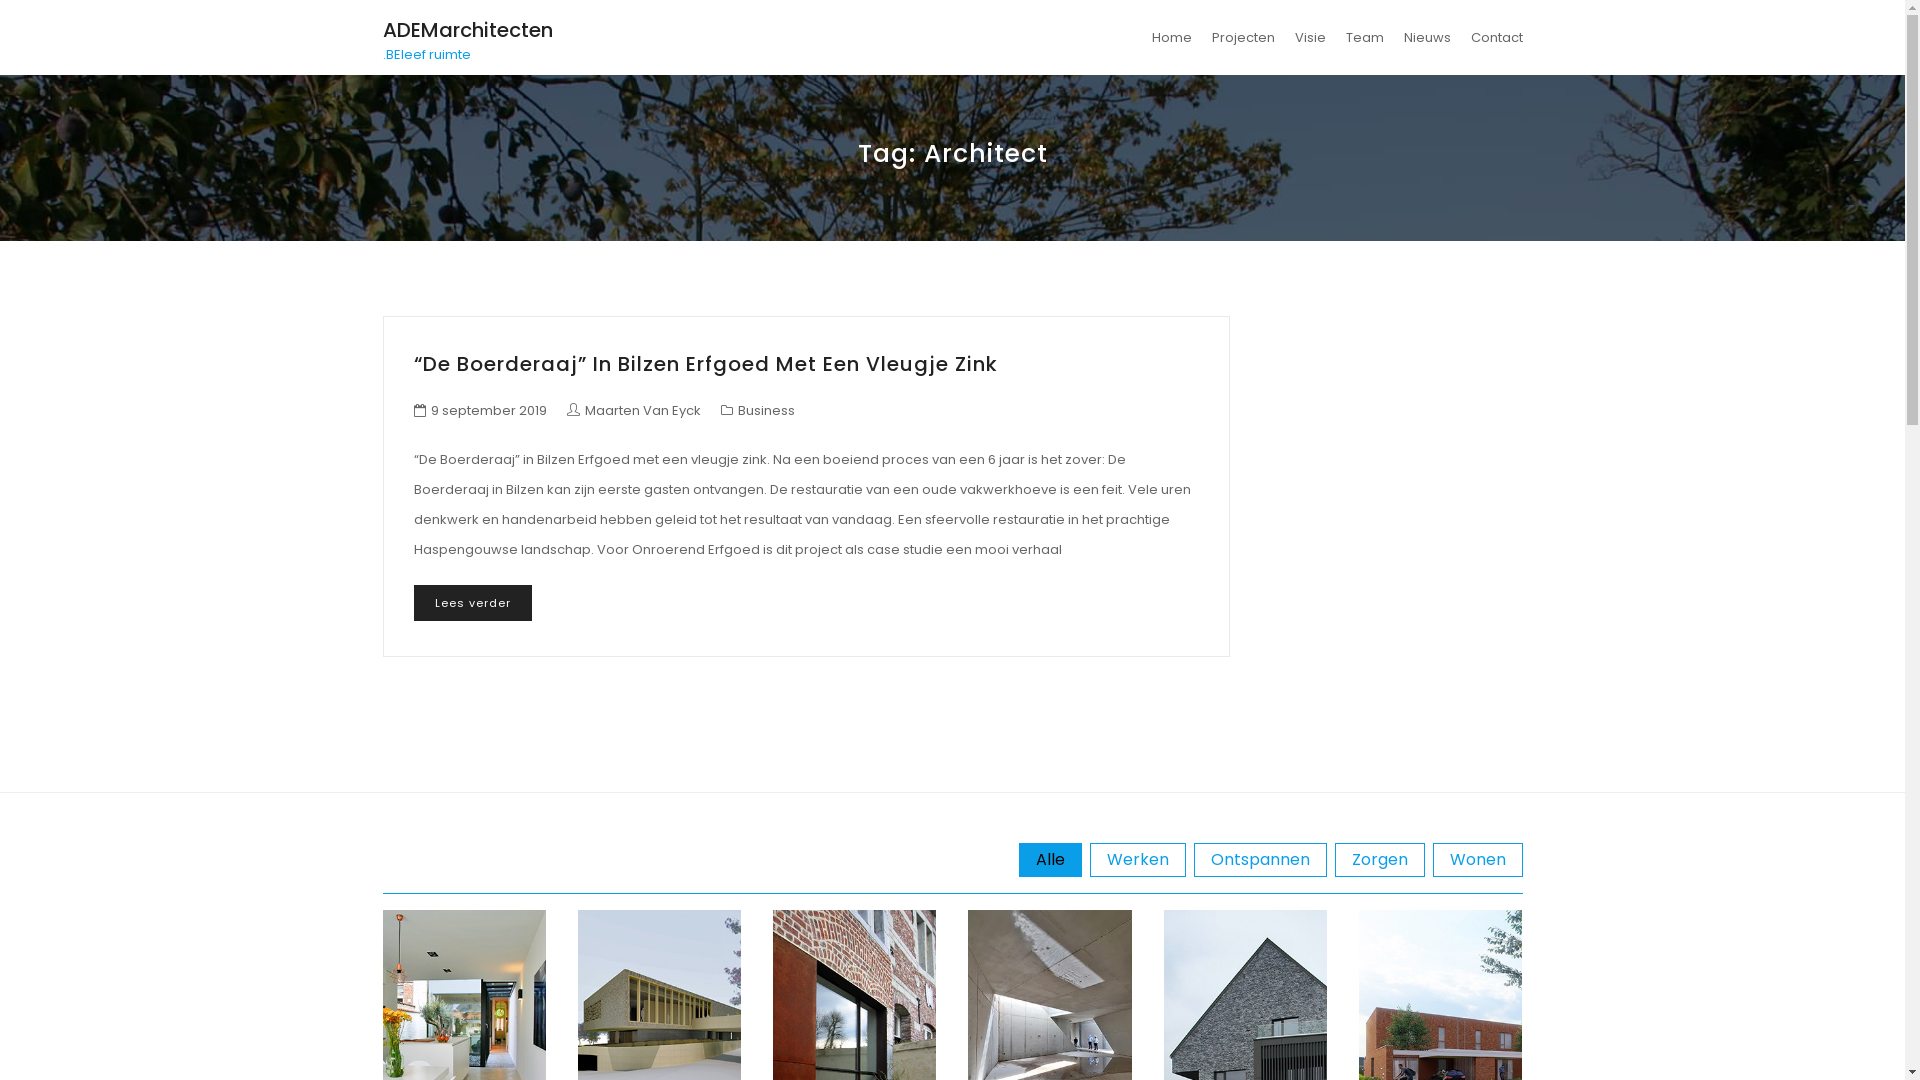  I want to click on 'Home', so click(1171, 37).